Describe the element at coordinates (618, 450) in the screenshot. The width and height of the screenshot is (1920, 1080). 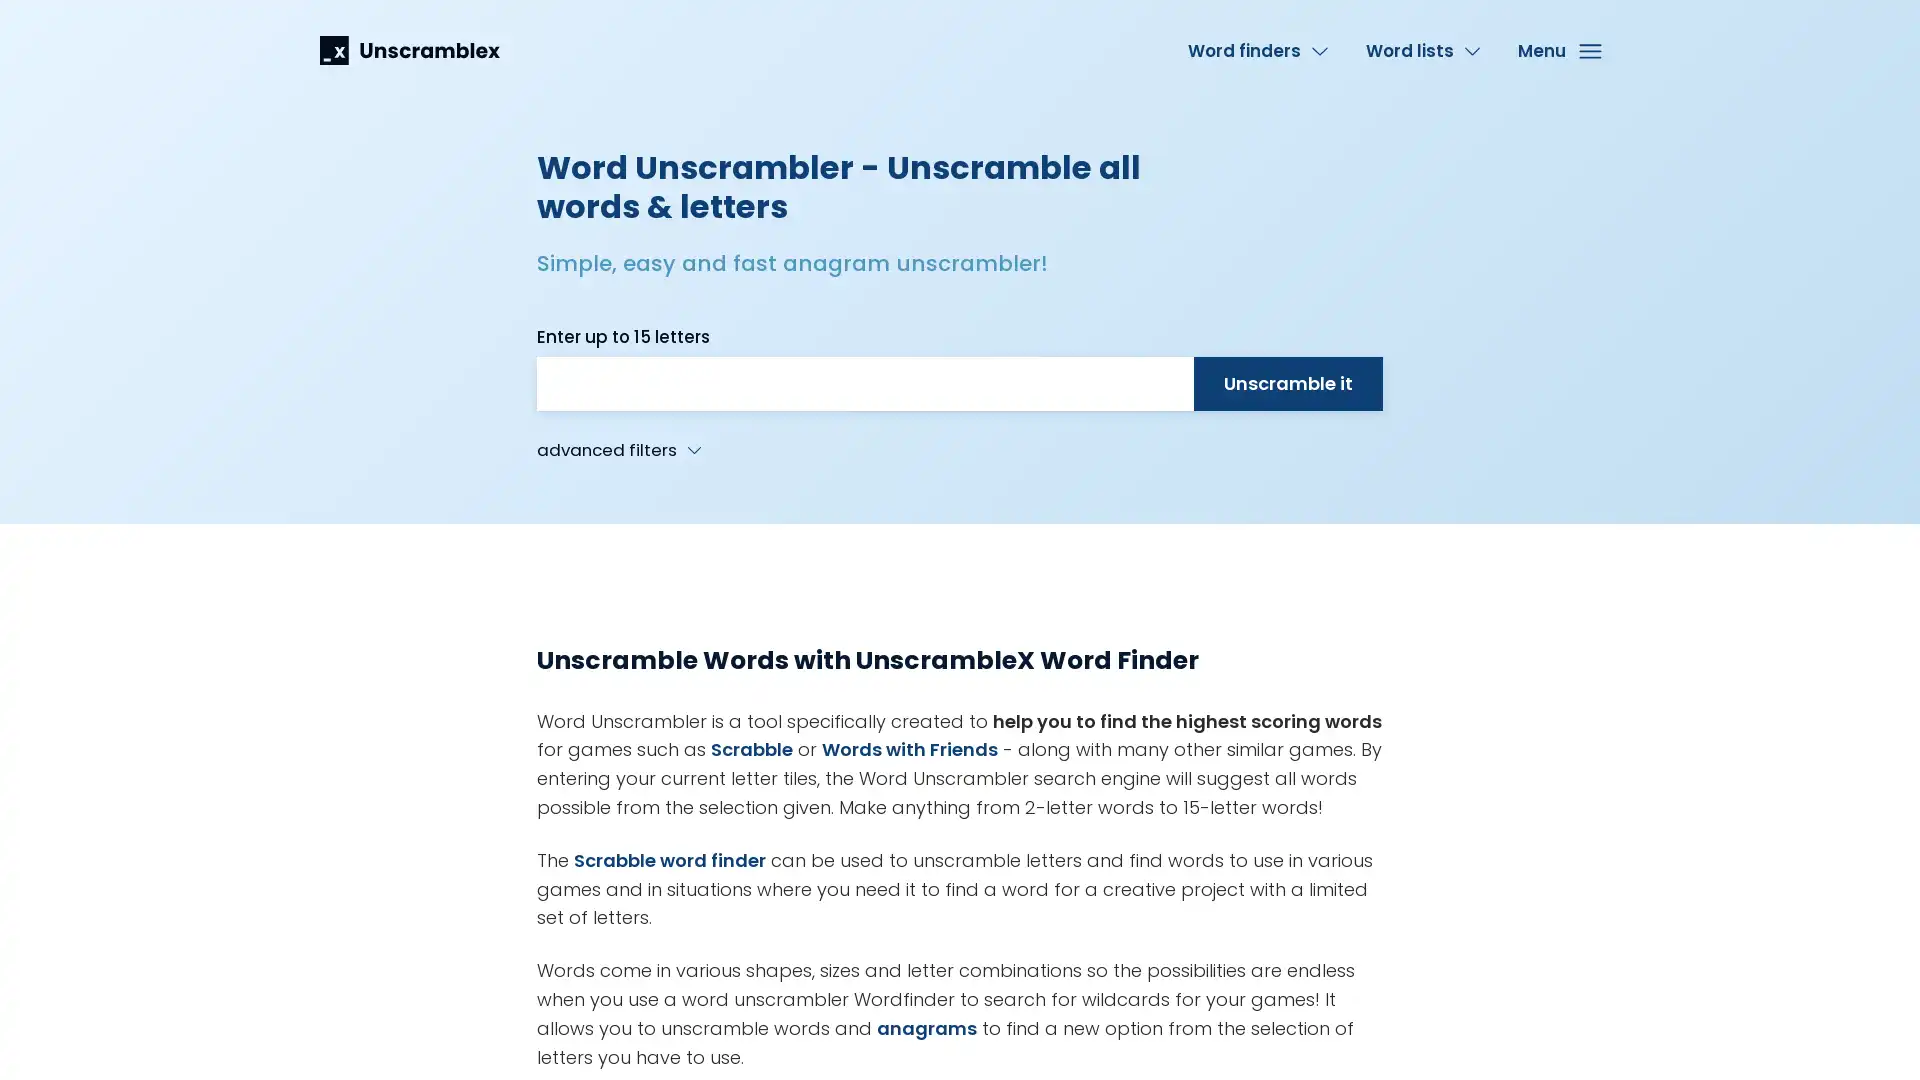
I see `advanced filters` at that location.